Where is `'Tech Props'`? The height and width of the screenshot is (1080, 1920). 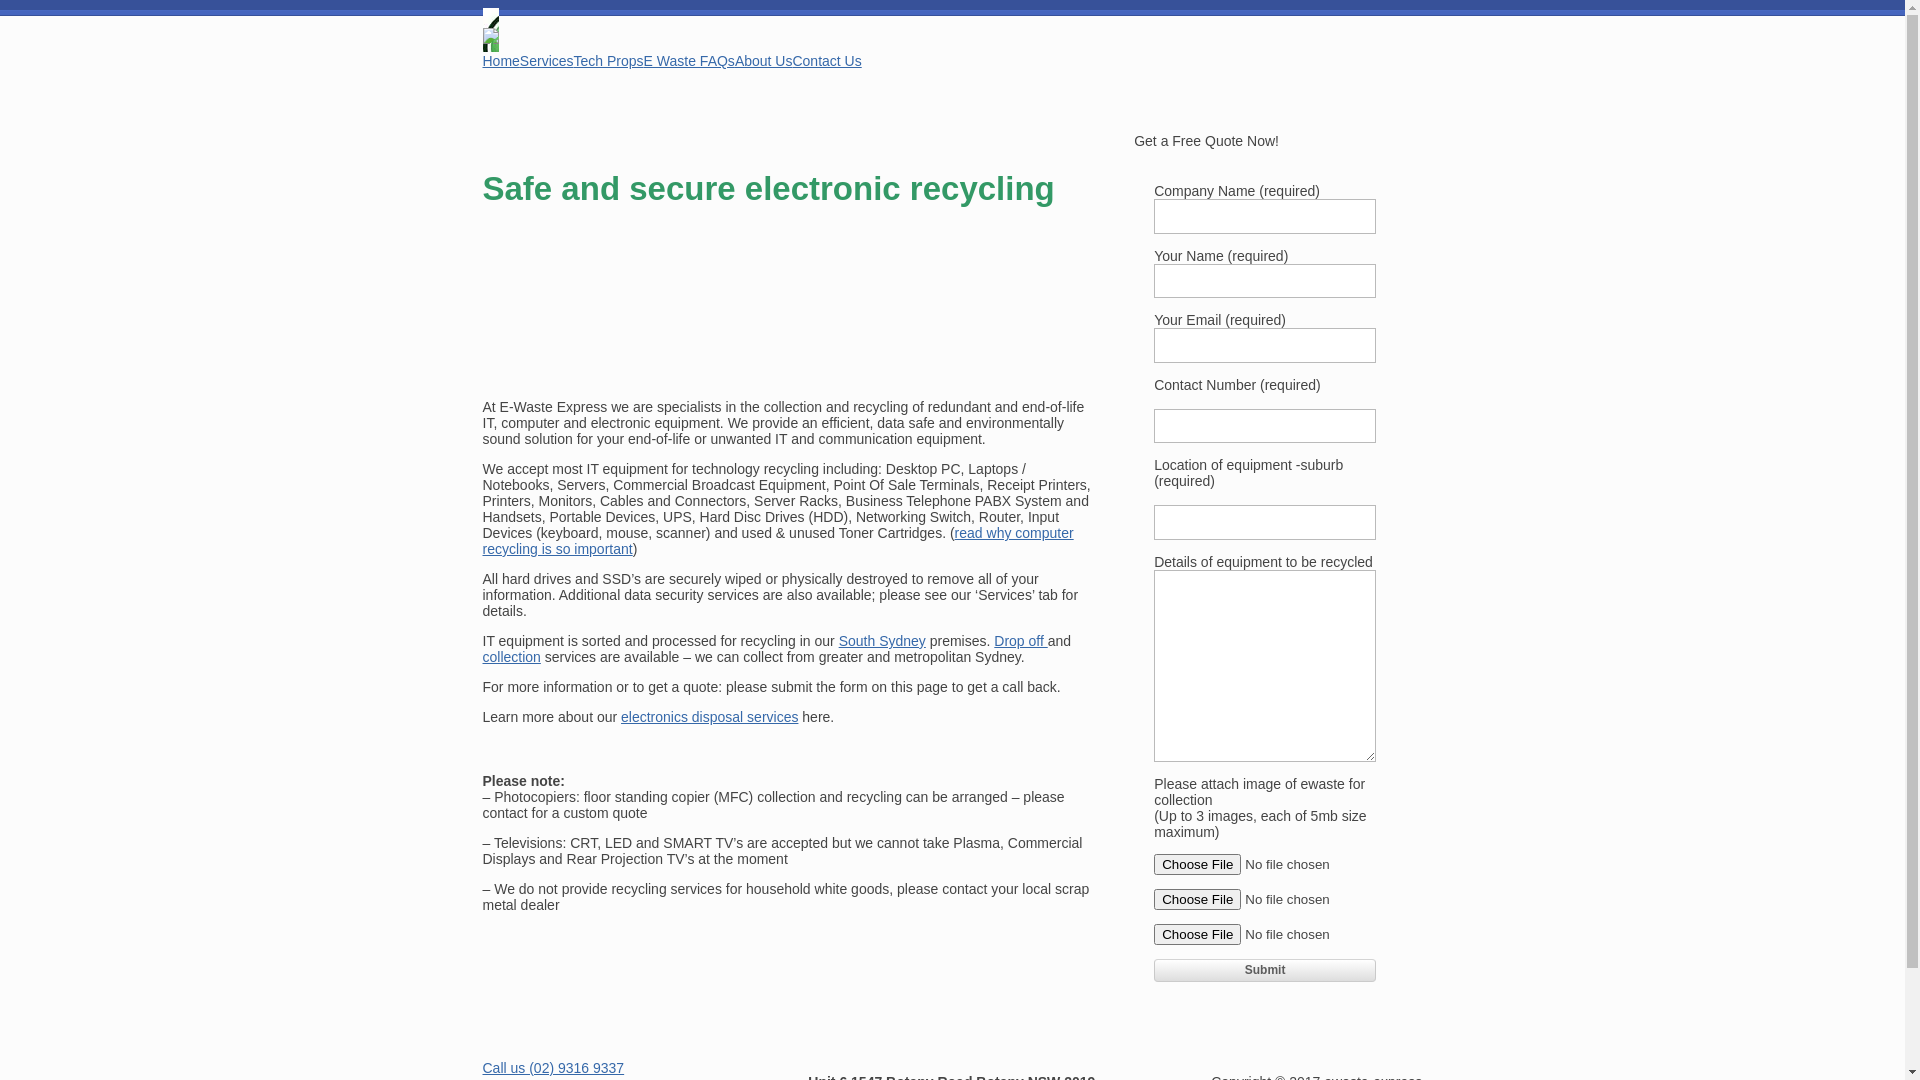
'Tech Props' is located at coordinates (608, 60).